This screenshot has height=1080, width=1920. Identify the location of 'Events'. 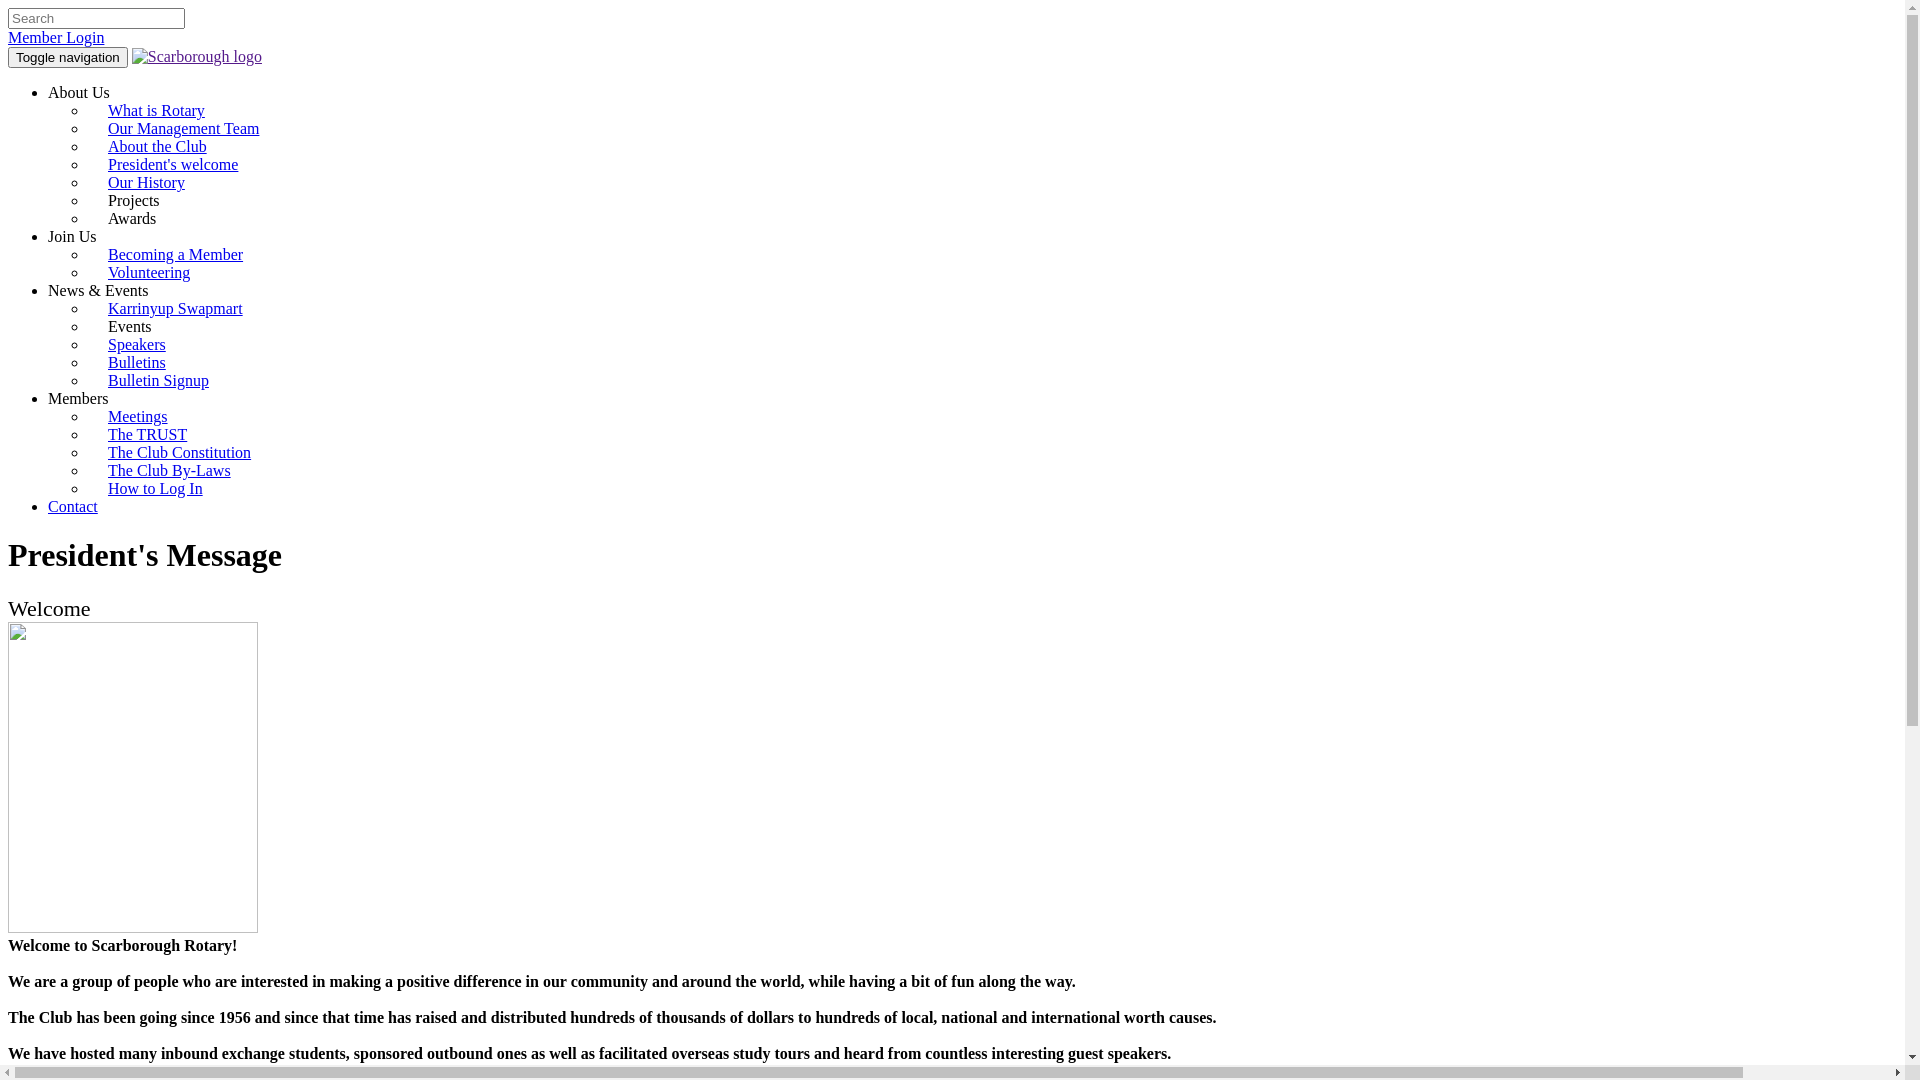
(86, 325).